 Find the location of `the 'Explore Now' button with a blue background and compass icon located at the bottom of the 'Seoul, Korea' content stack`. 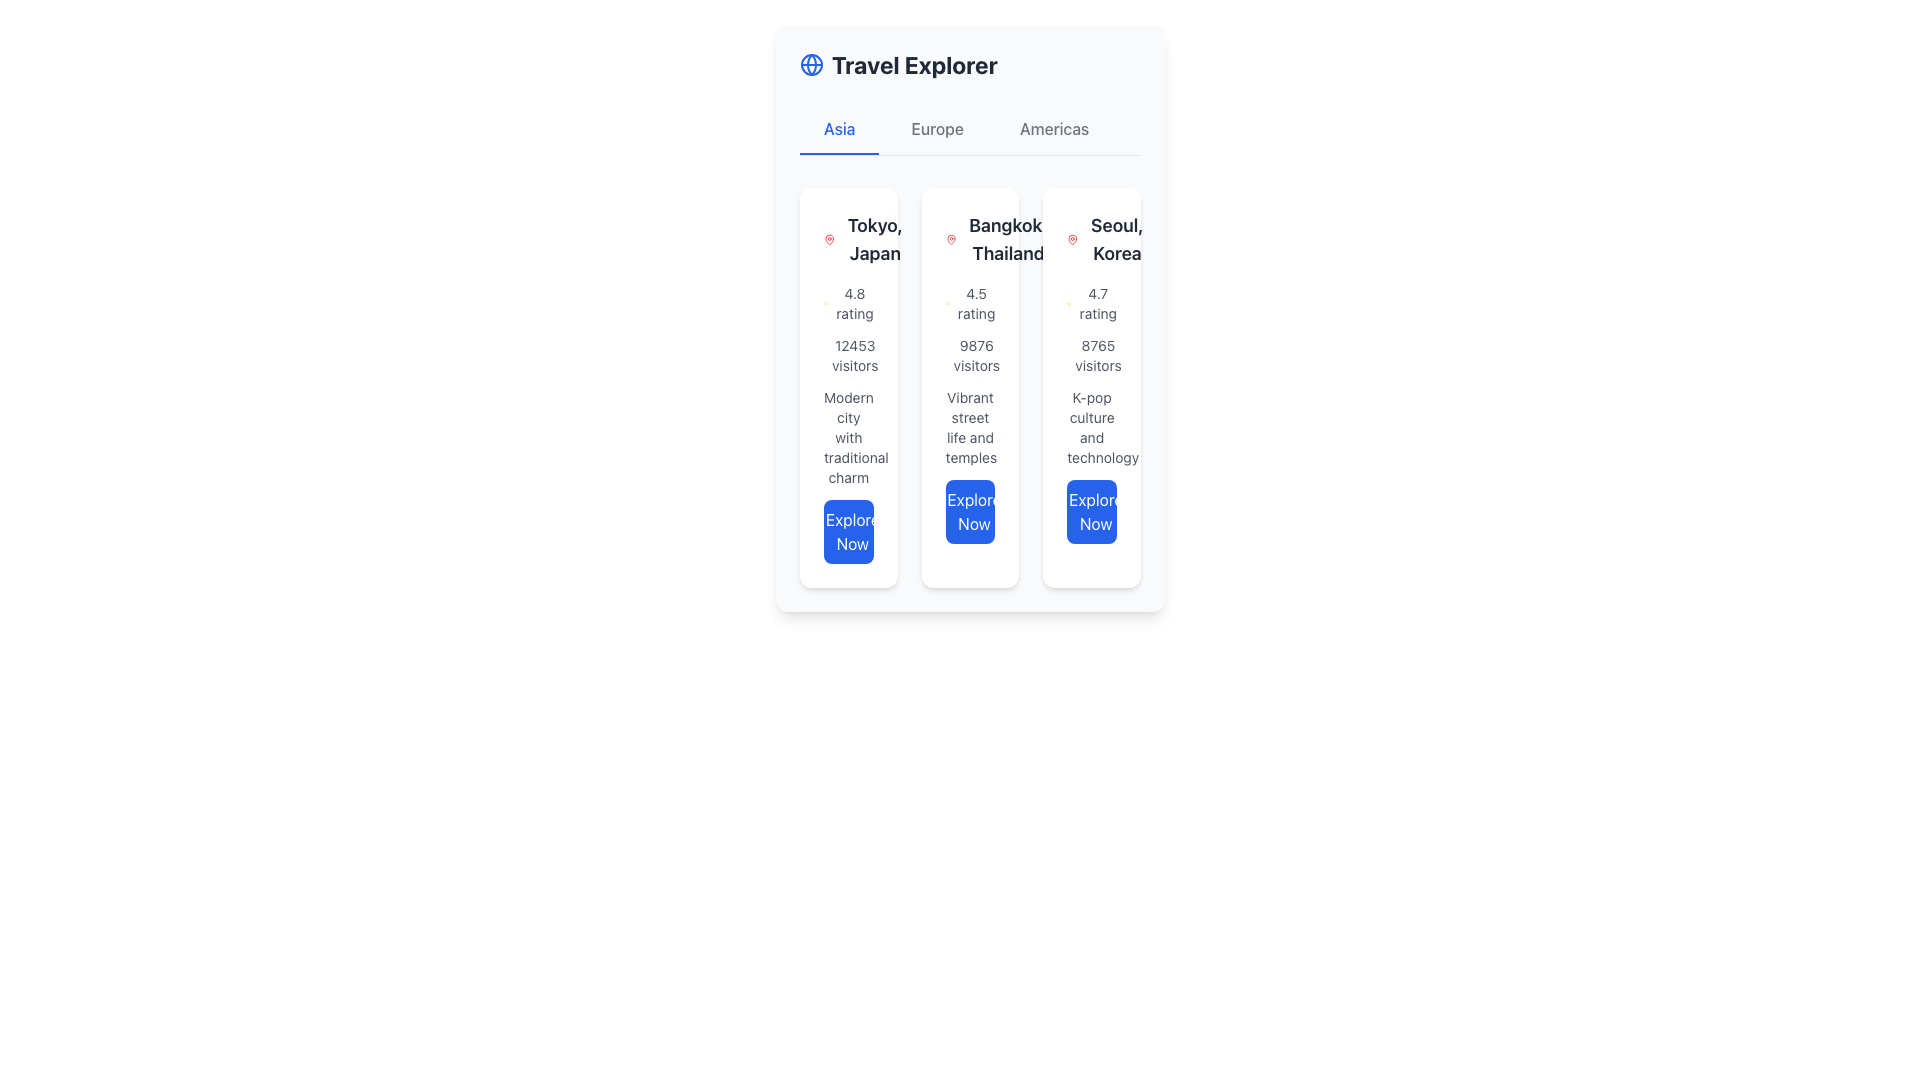

the 'Explore Now' button with a blue background and compass icon located at the bottom of the 'Seoul, Korea' content stack is located at coordinates (1091, 511).